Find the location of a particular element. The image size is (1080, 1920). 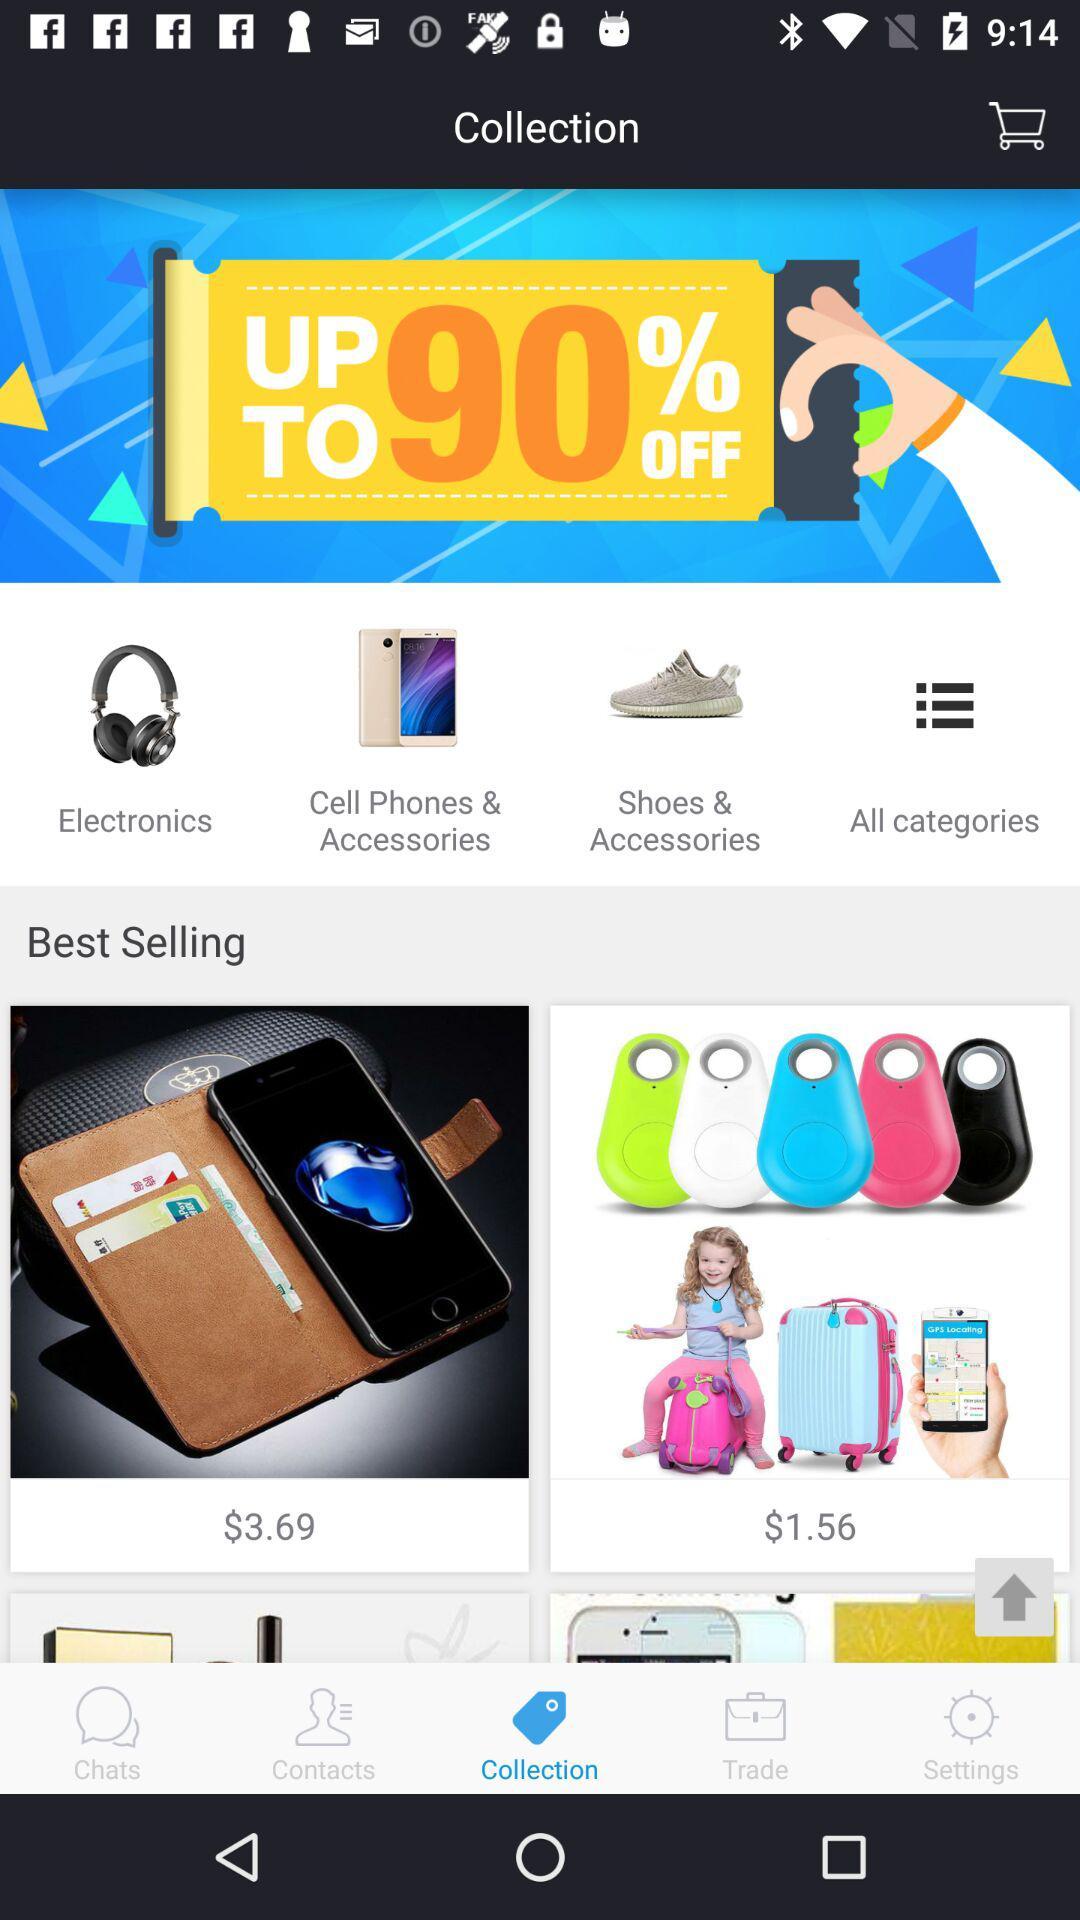

the cart icon is located at coordinates (1017, 124).